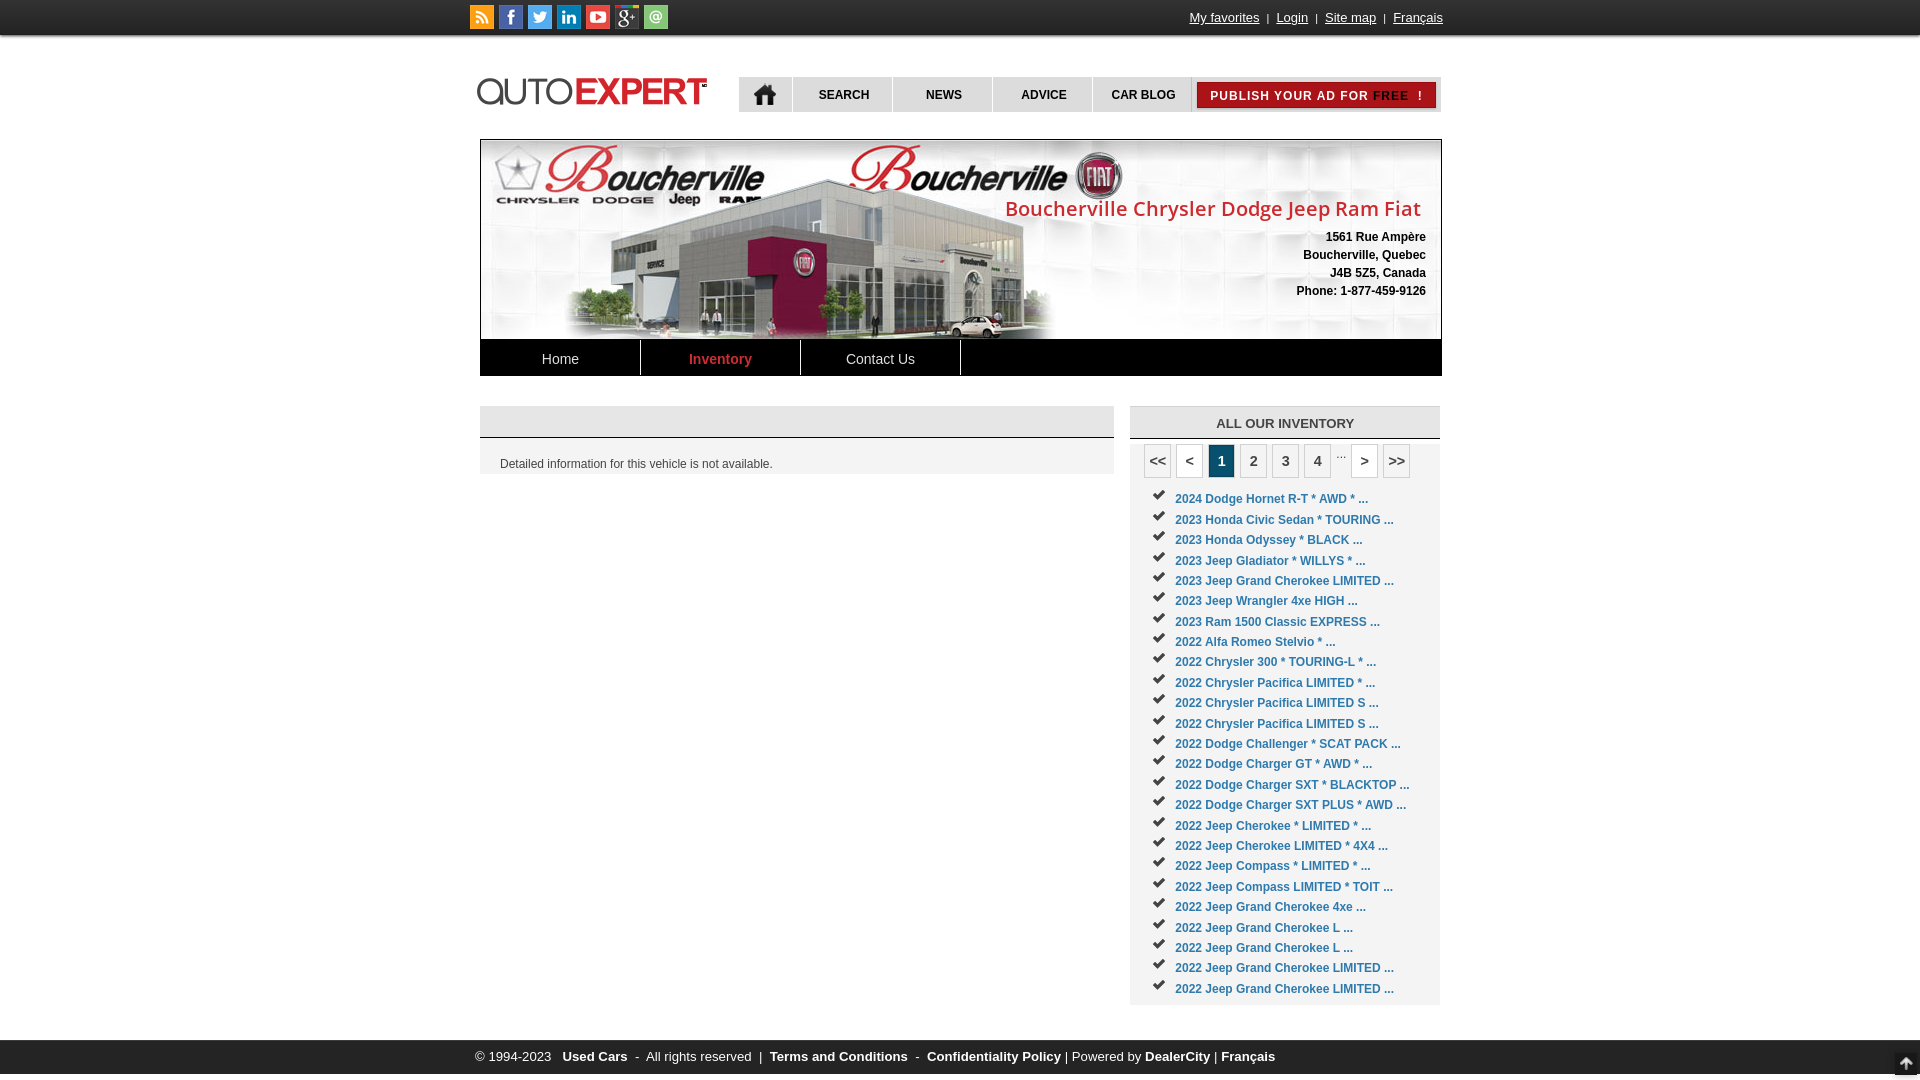 This screenshot has width=1920, height=1080. What do you see at coordinates (1175, 845) in the screenshot?
I see `'2022 Jeep Cherokee LIMITED * 4X4 ...'` at bounding box center [1175, 845].